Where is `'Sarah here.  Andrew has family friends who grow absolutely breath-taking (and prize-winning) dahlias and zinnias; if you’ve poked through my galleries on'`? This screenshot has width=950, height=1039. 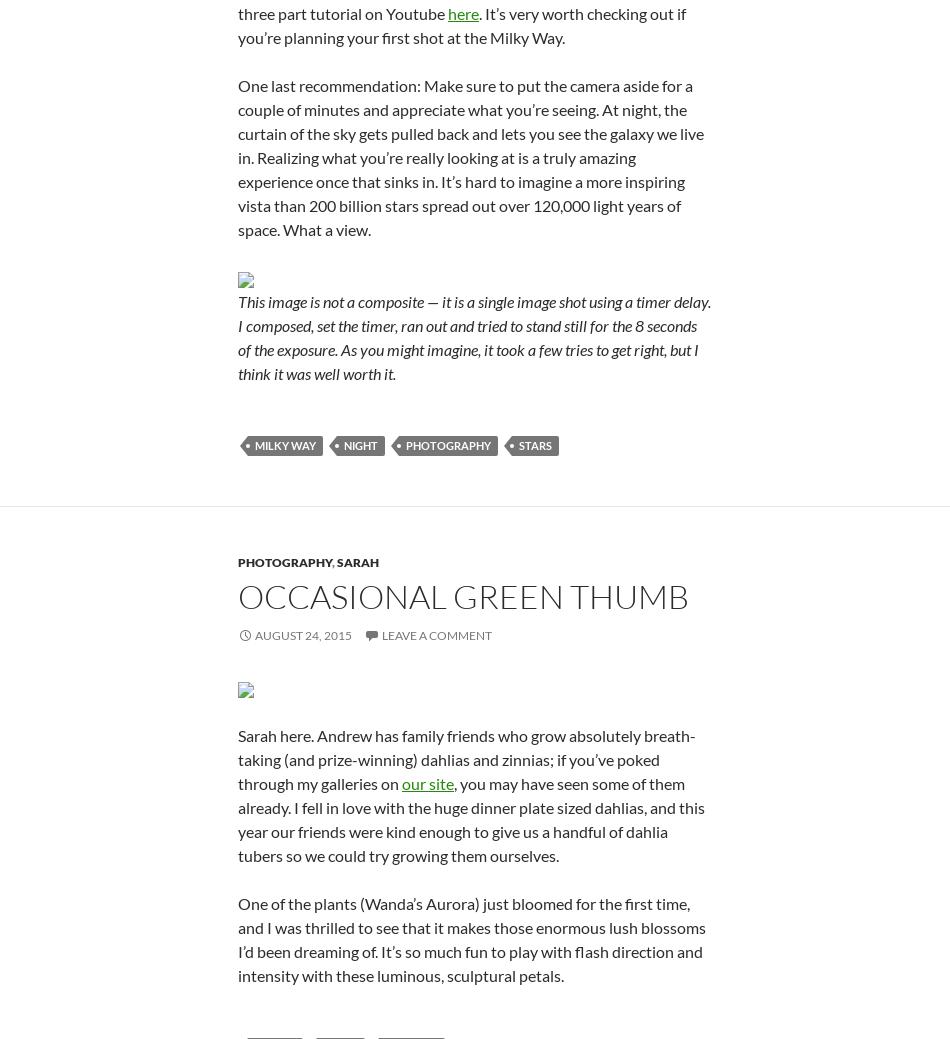 'Sarah here.  Andrew has family friends who grow absolutely breath-taking (and prize-winning) dahlias and zinnias; if you’ve poked through my galleries on' is located at coordinates (237, 757).